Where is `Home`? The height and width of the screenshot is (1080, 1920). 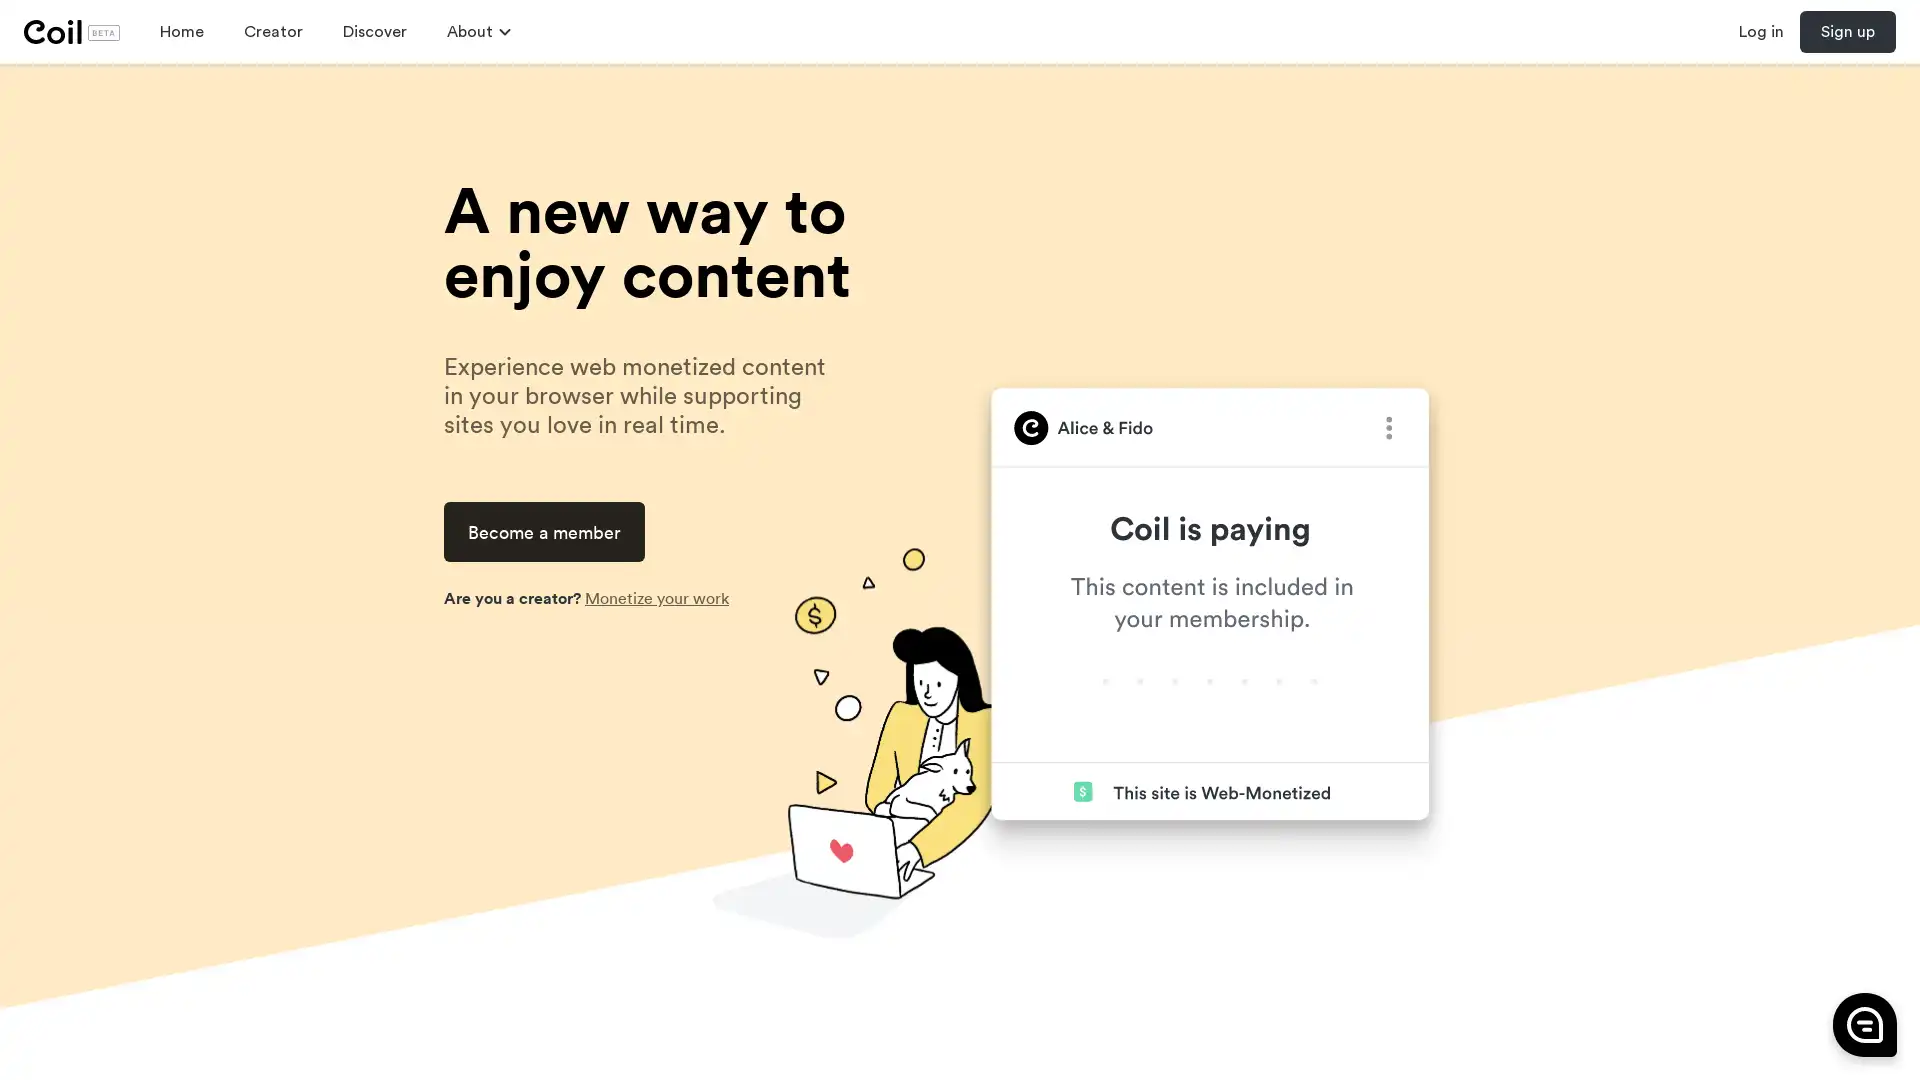 Home is located at coordinates (182, 31).